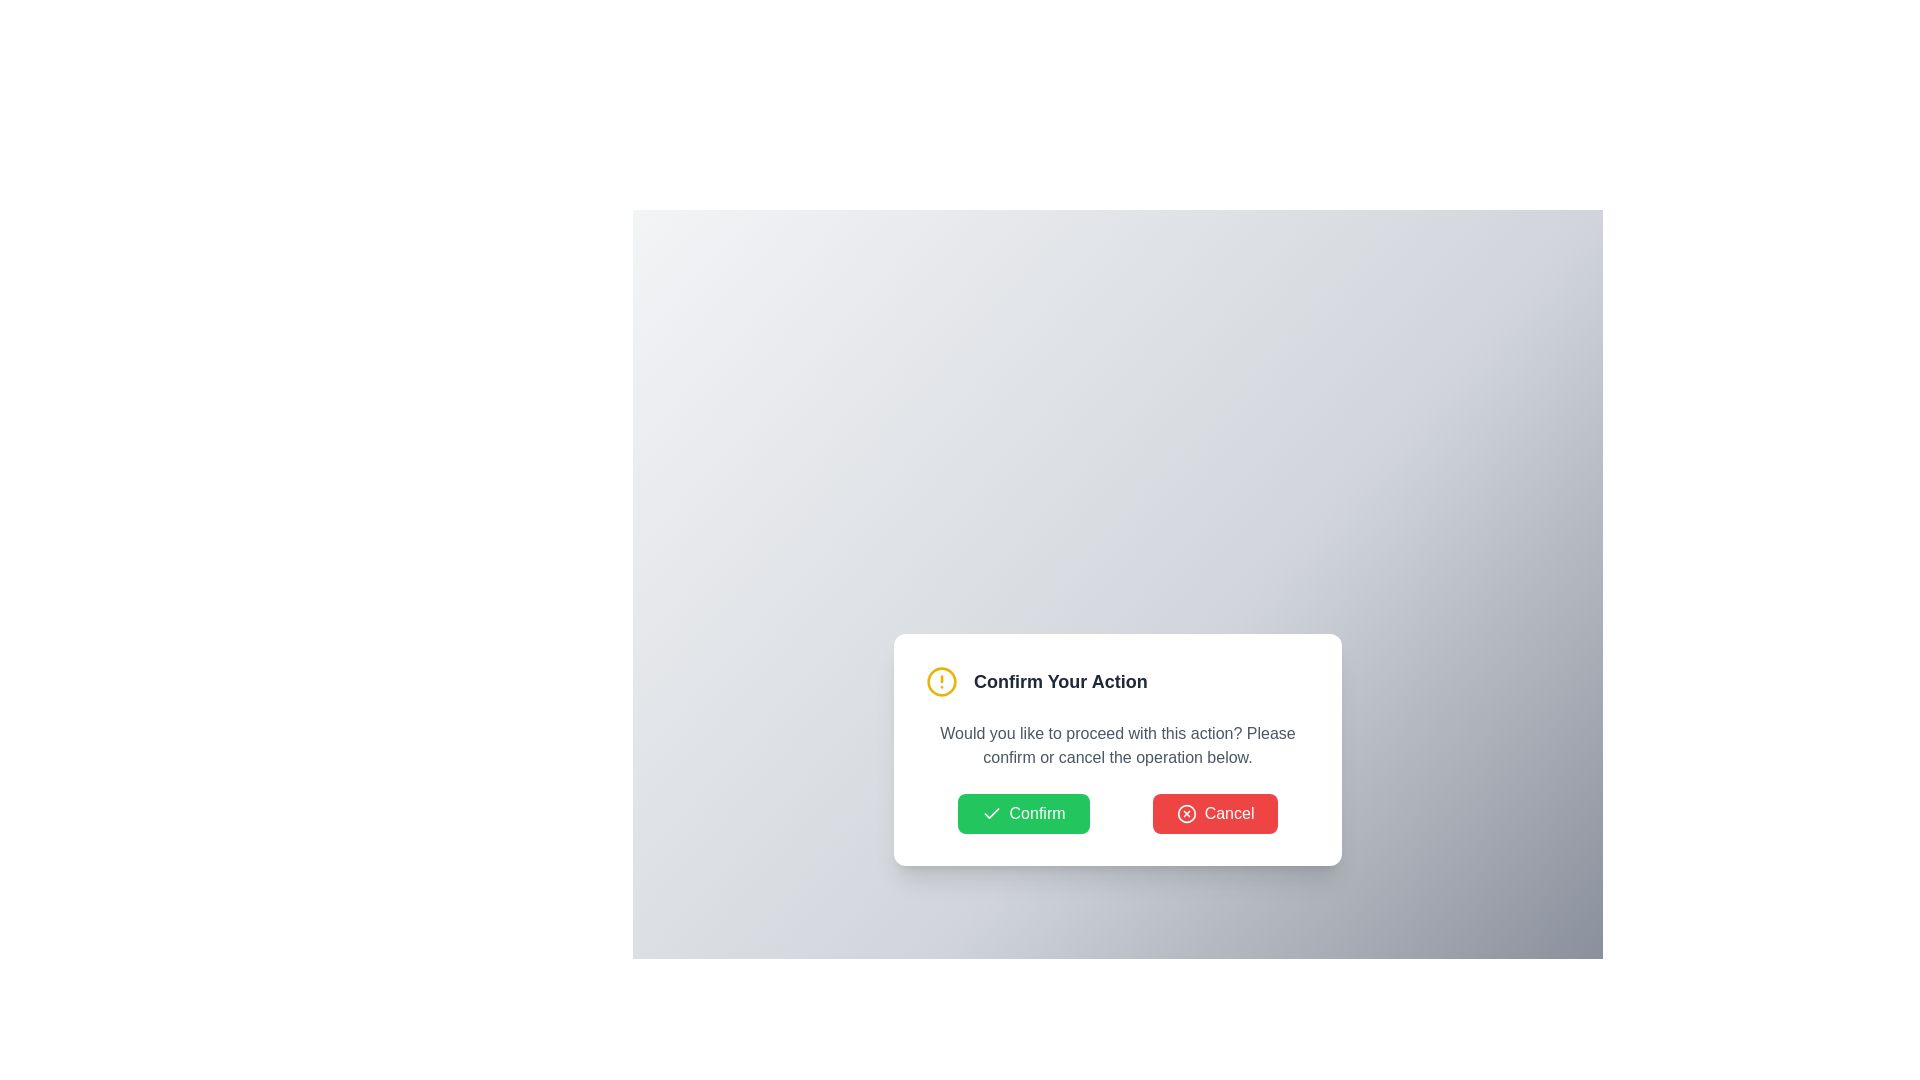  I want to click on the text label 'Confirm Your Action' which is prominently displayed in a modal dialog, styled in bold dark gray on a white background, so click(1059, 681).